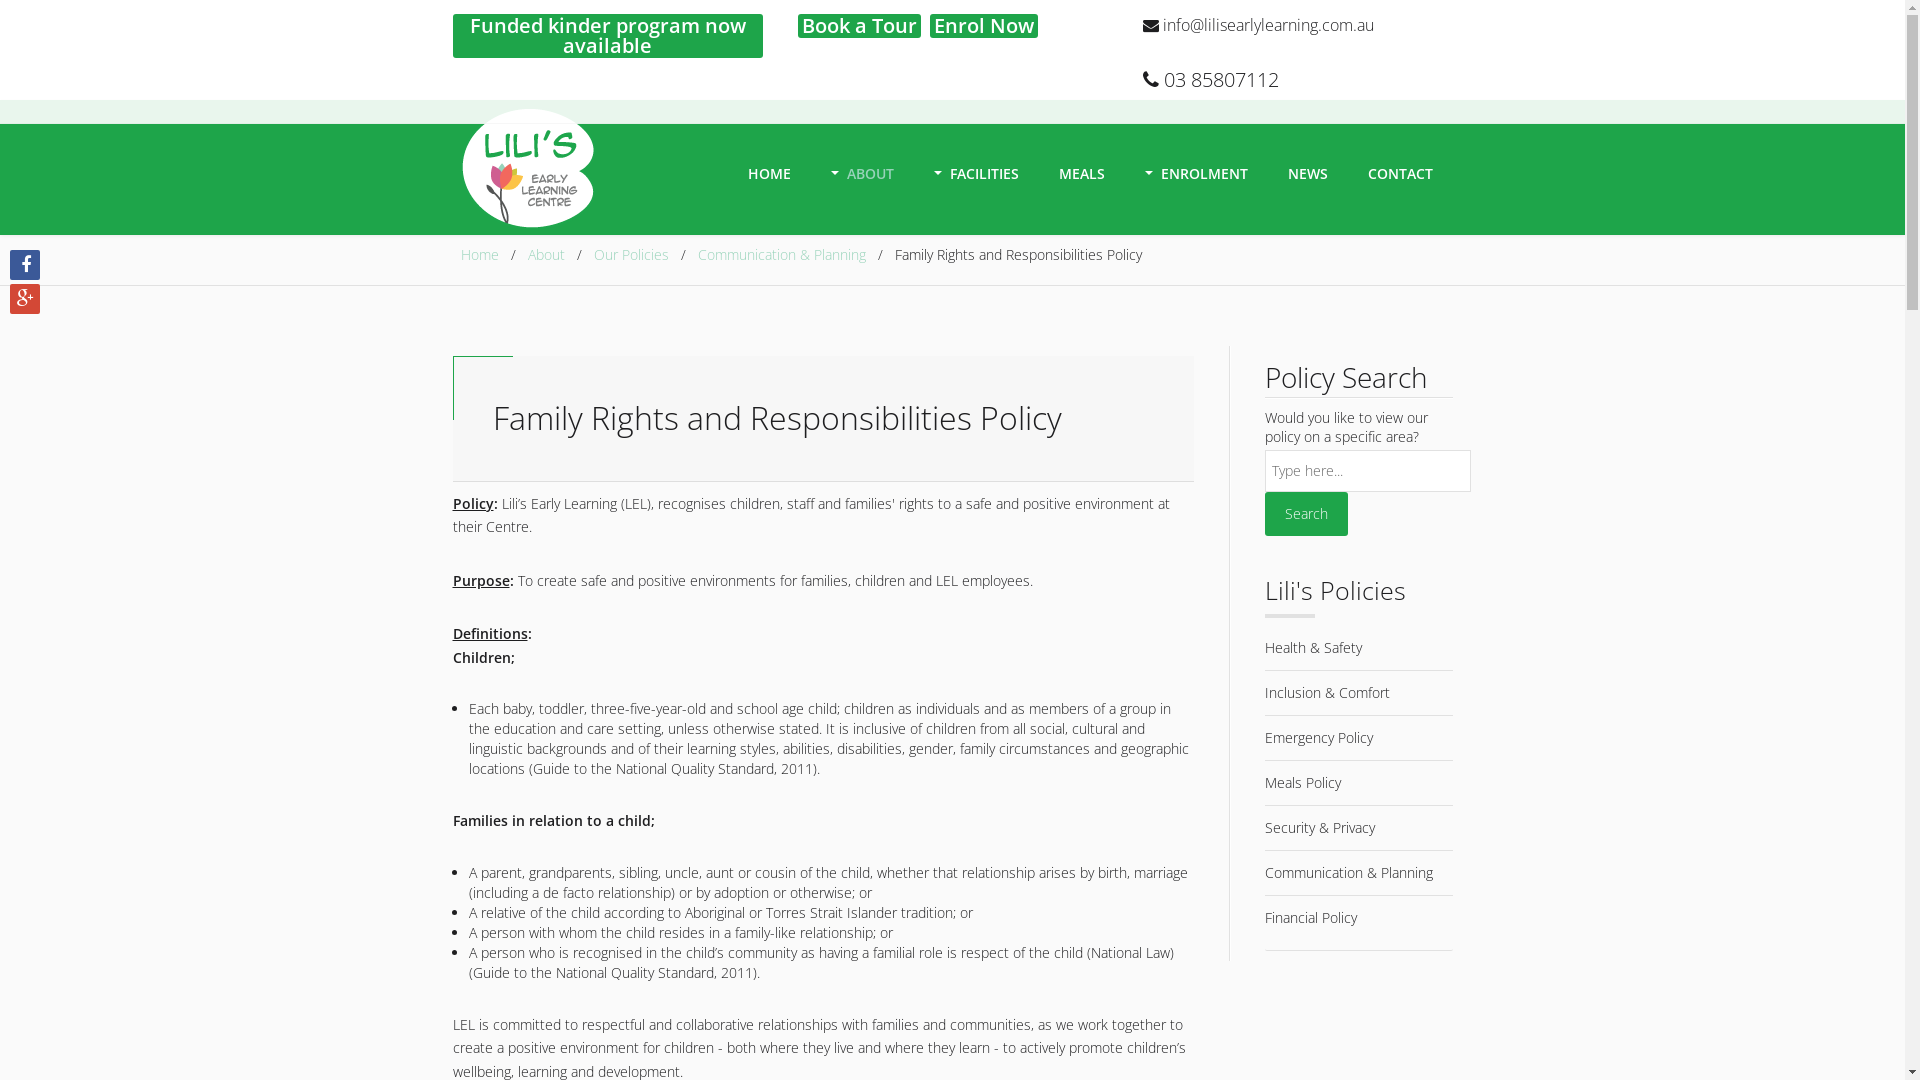  What do you see at coordinates (1266, 168) in the screenshot?
I see `'NEWS'` at bounding box center [1266, 168].